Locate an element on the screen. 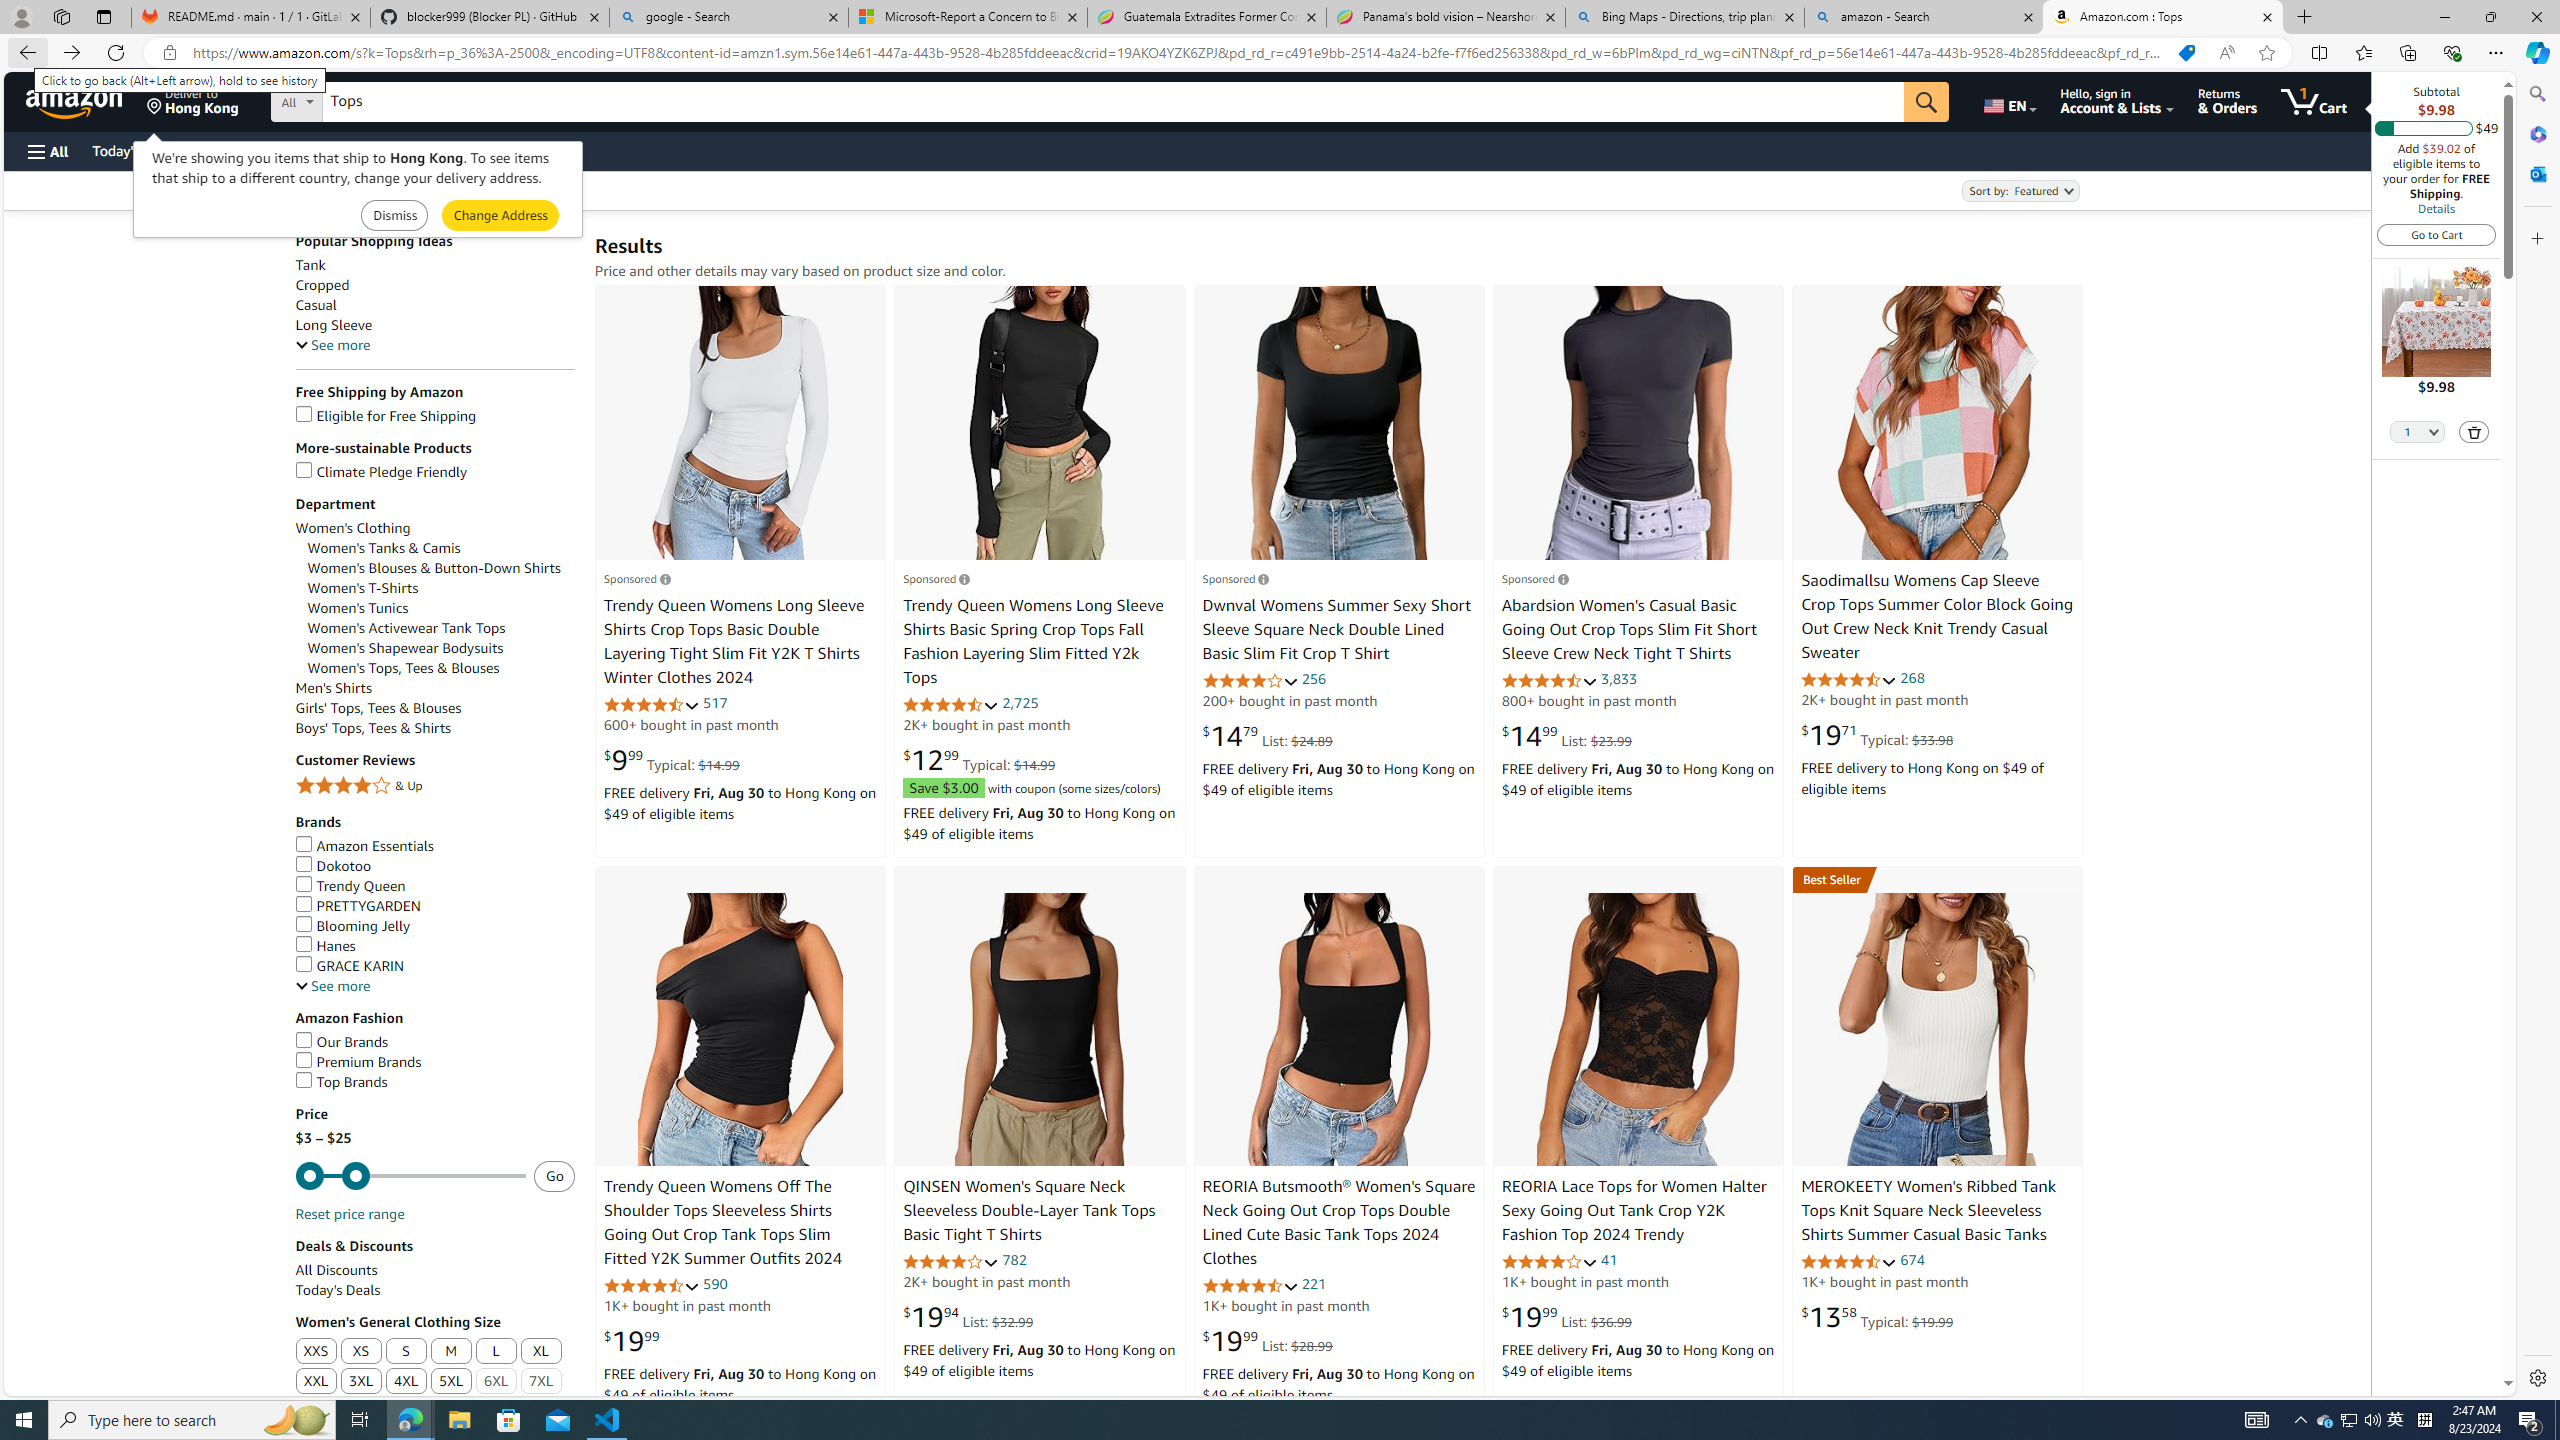 The image size is (2560, 1440). 'Women' is located at coordinates (440, 587).